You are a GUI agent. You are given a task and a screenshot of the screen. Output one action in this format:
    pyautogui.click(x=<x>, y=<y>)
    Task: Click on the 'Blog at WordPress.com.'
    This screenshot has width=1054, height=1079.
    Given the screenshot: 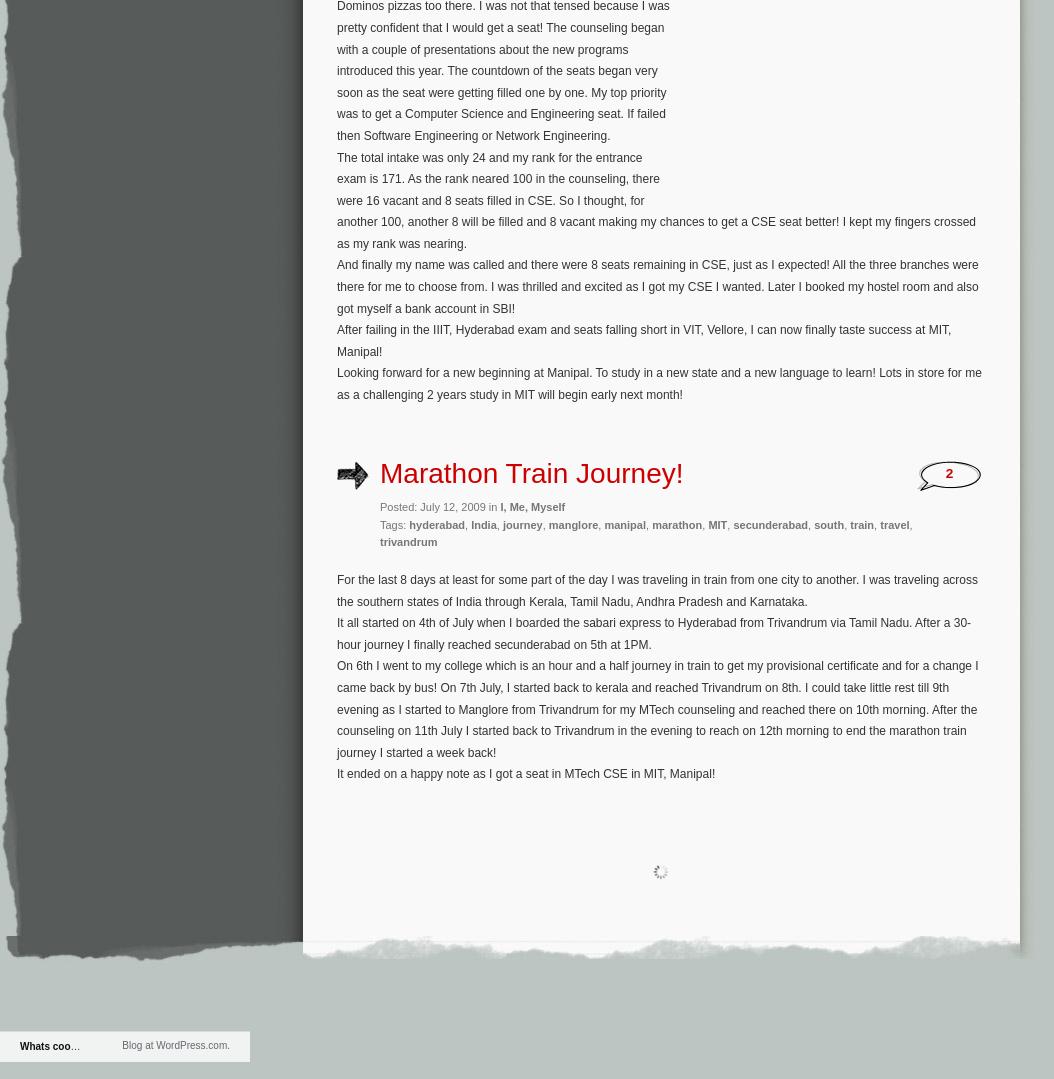 What is the action you would take?
    pyautogui.click(x=175, y=1043)
    